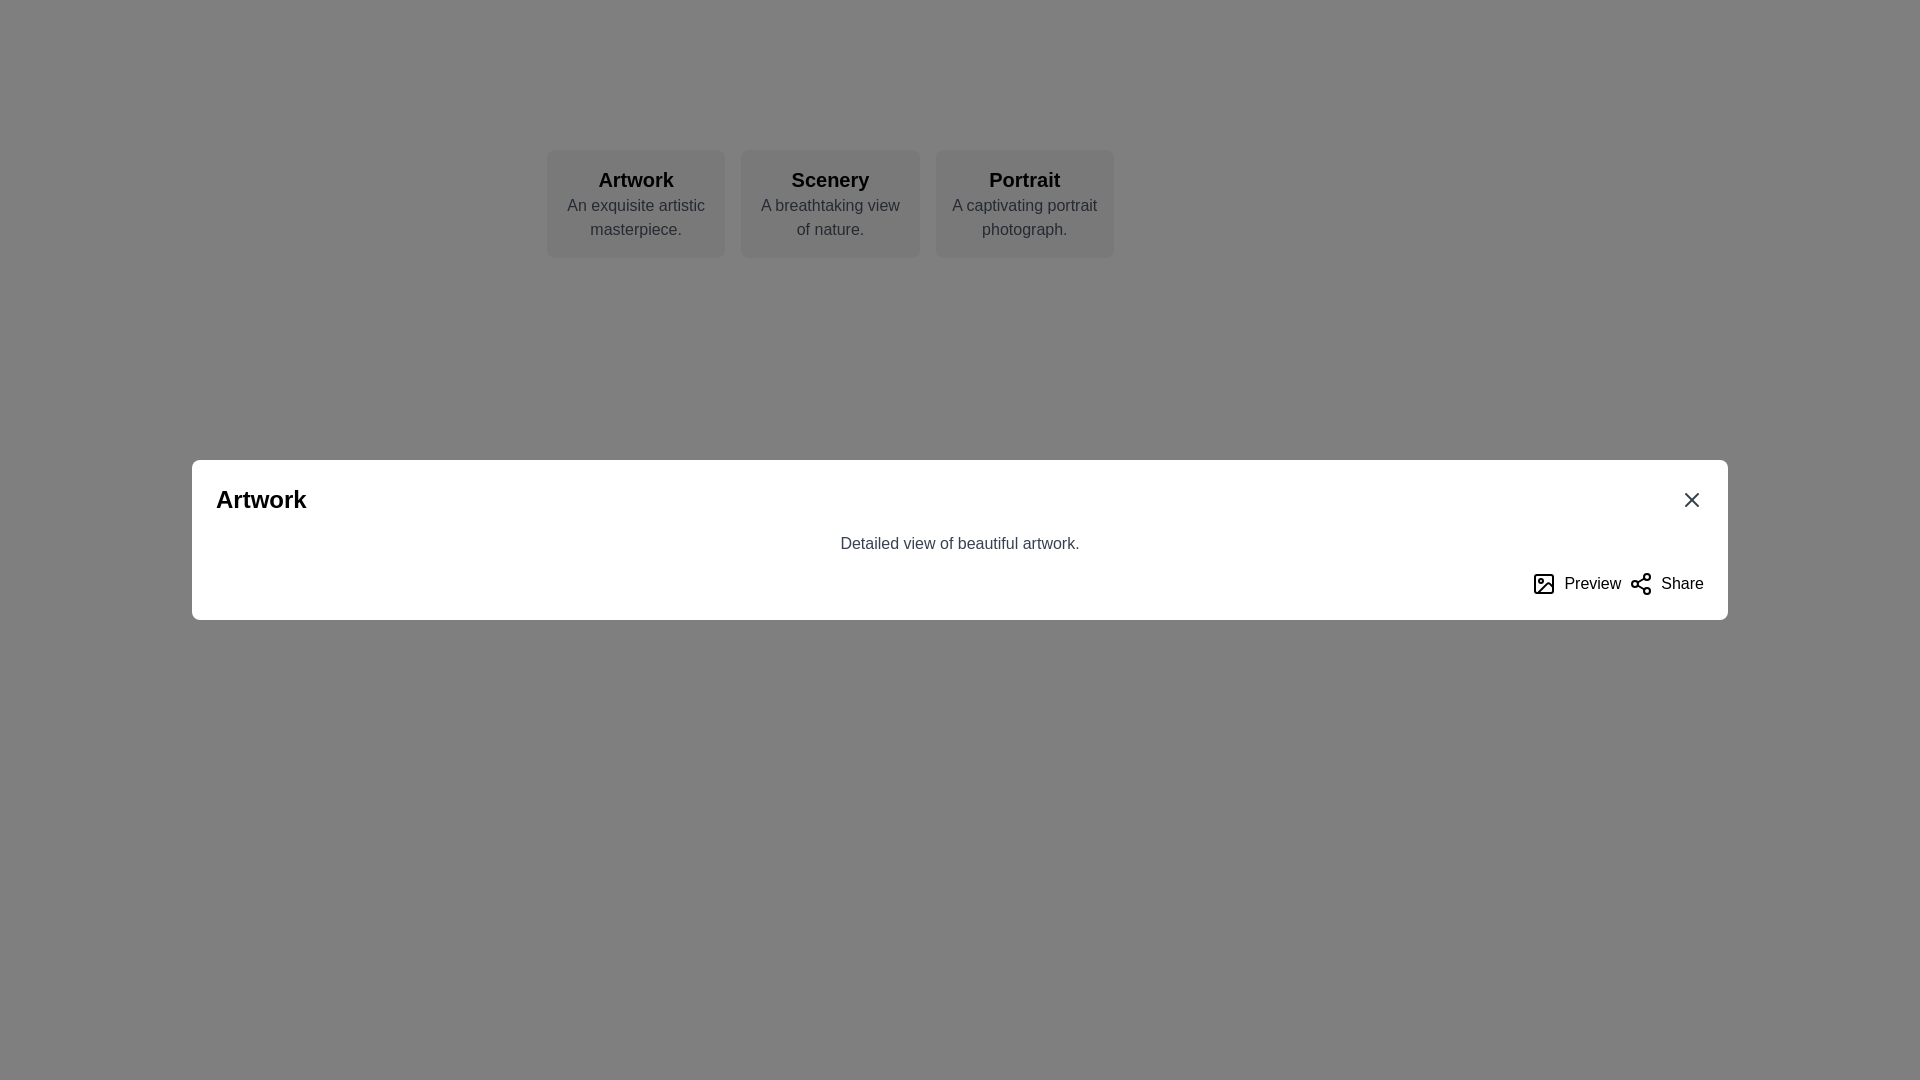  What do you see at coordinates (1690, 499) in the screenshot?
I see `the close button located at the top-right corner of the content box` at bounding box center [1690, 499].